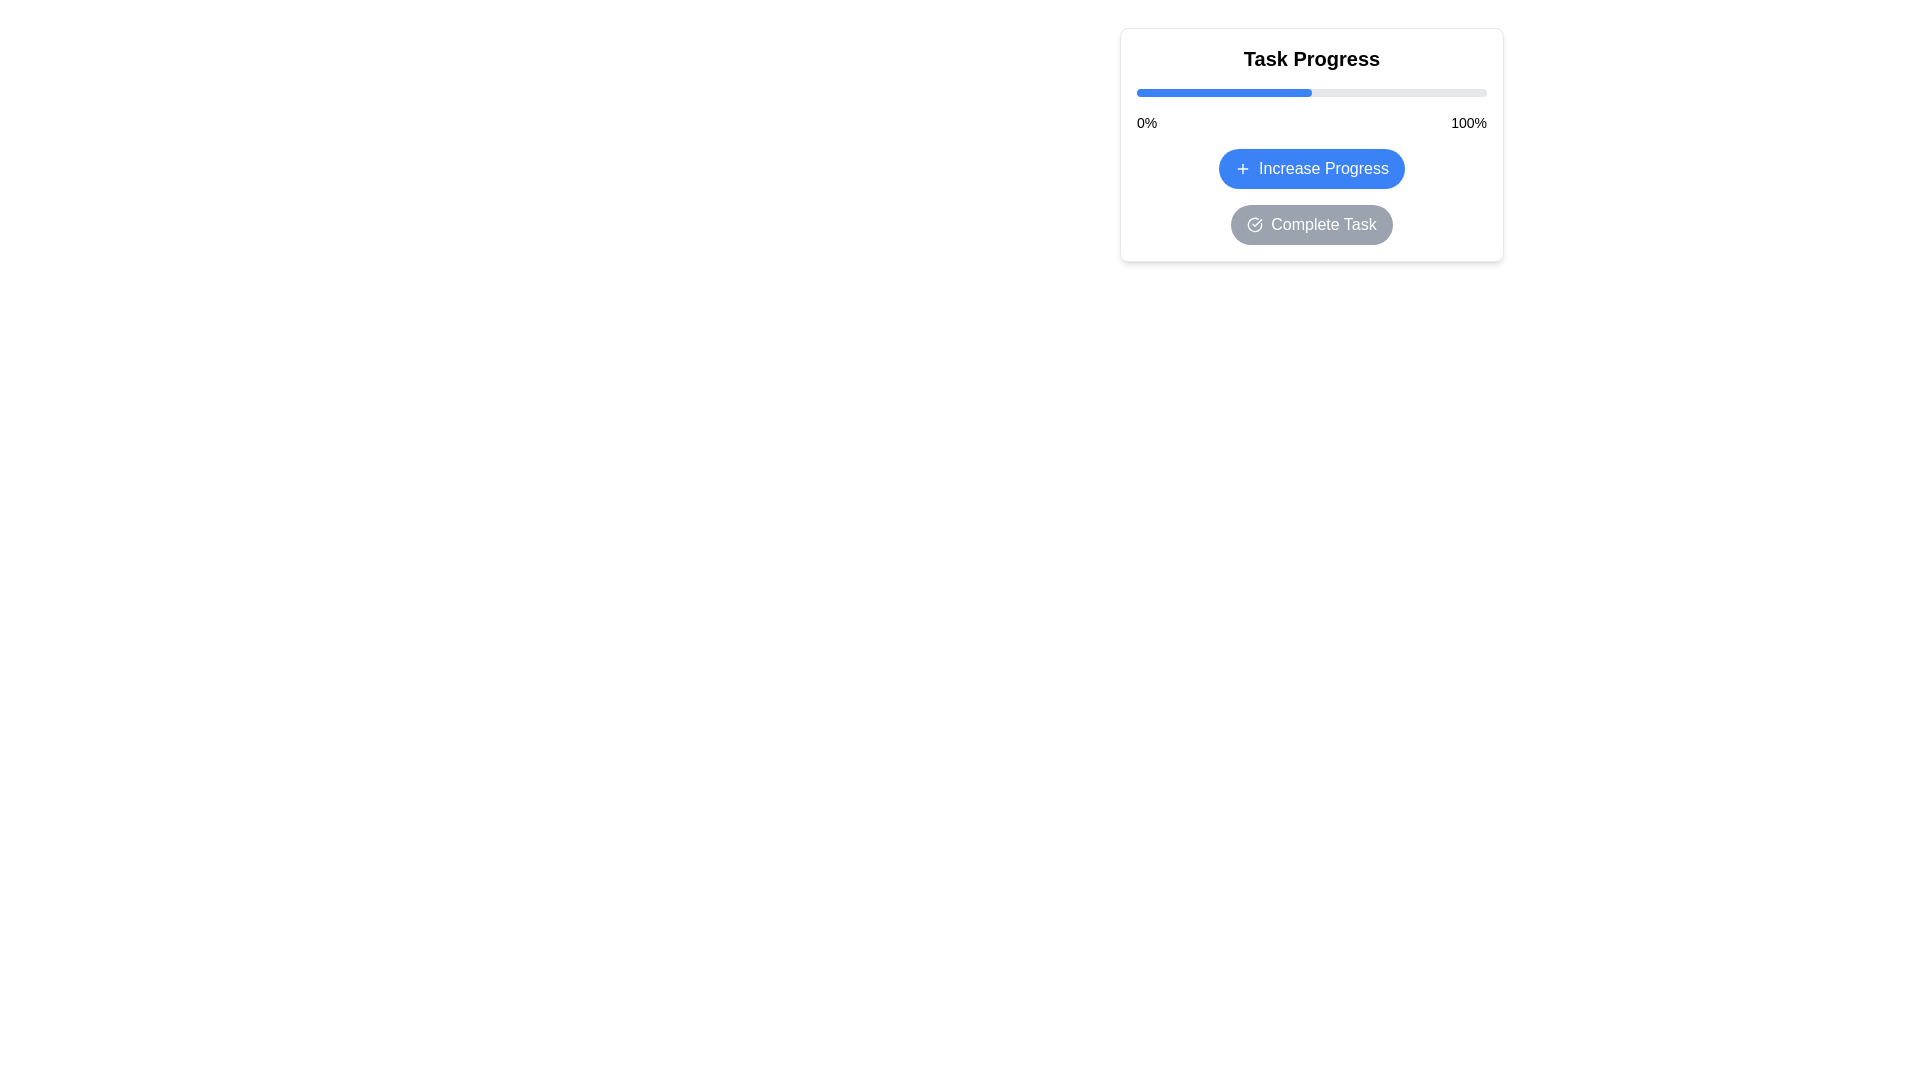 The height and width of the screenshot is (1080, 1920). Describe the element at coordinates (1242, 168) in the screenshot. I see `the plus sign icon inside the blue button labeled 'Increase Progress' that is positioned to the right of the progress bar` at that location.